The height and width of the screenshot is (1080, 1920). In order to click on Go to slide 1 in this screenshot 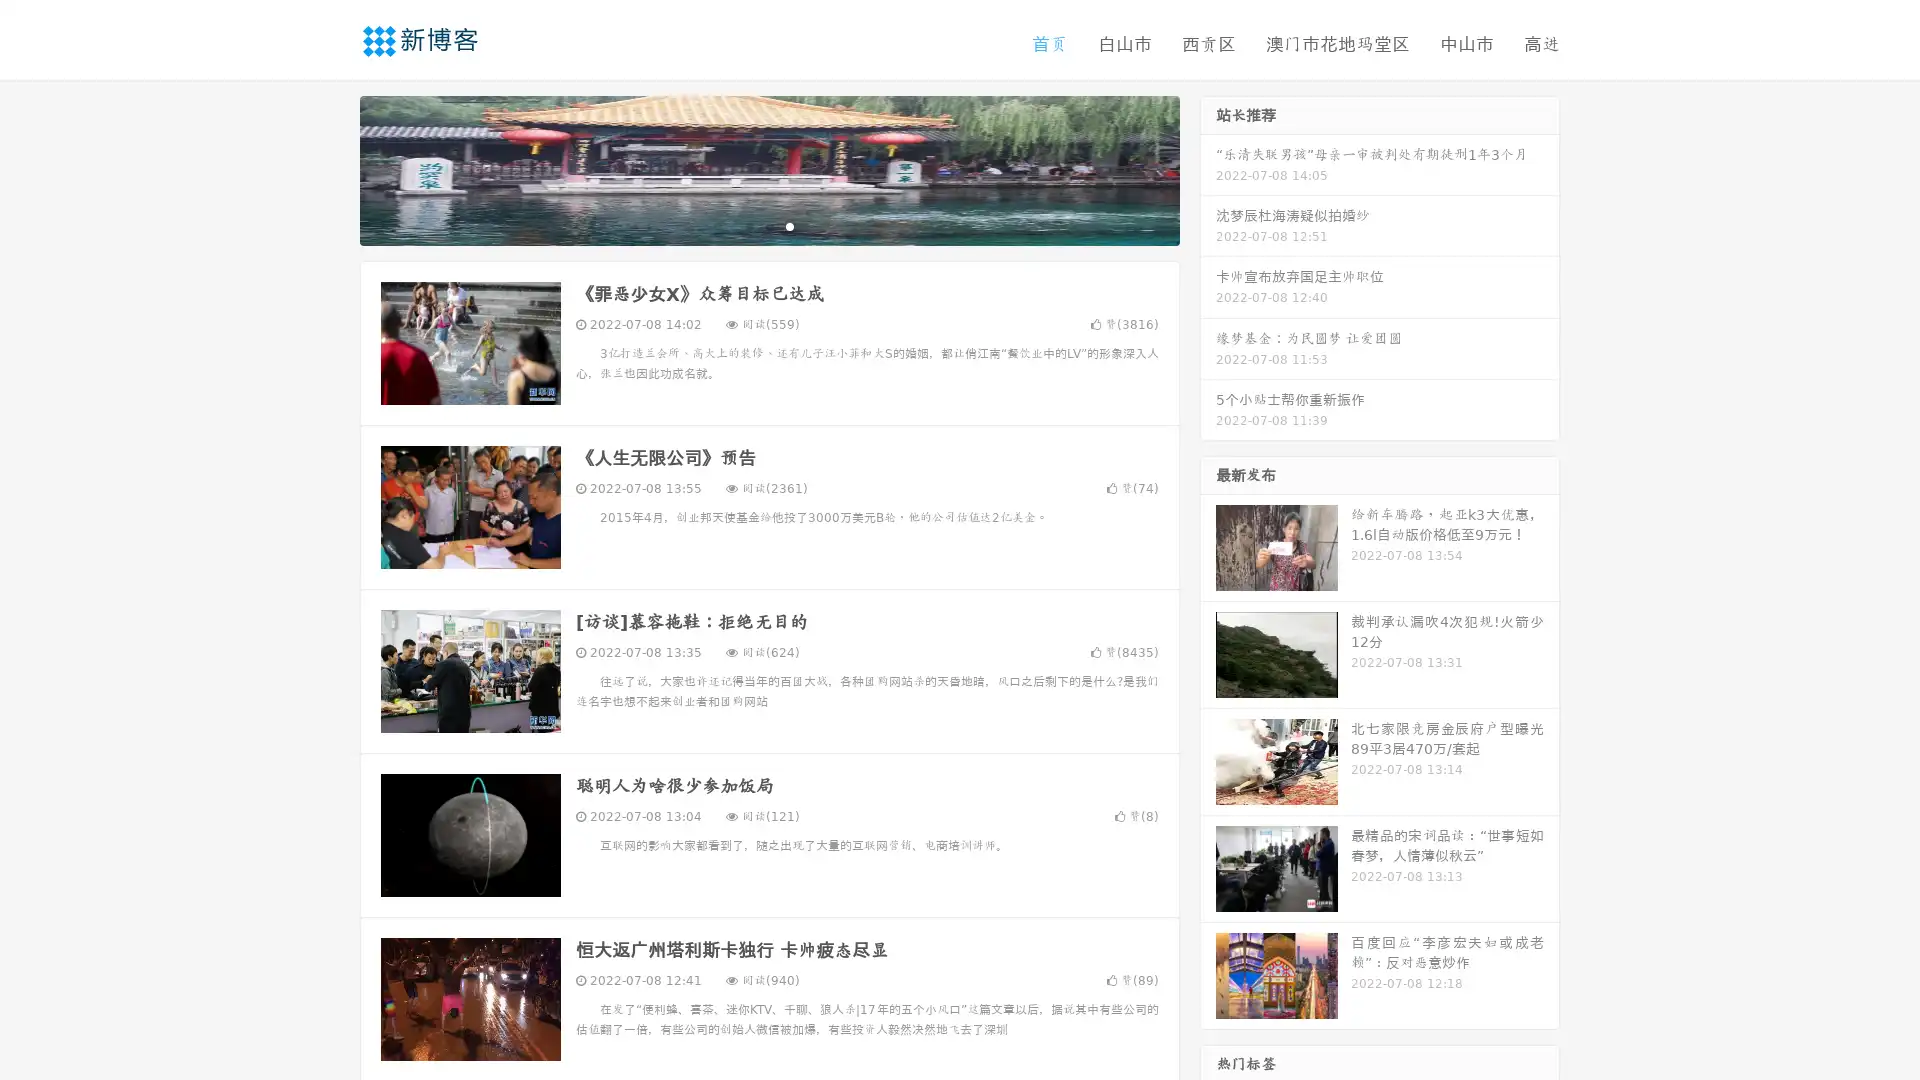, I will do `click(748, 225)`.